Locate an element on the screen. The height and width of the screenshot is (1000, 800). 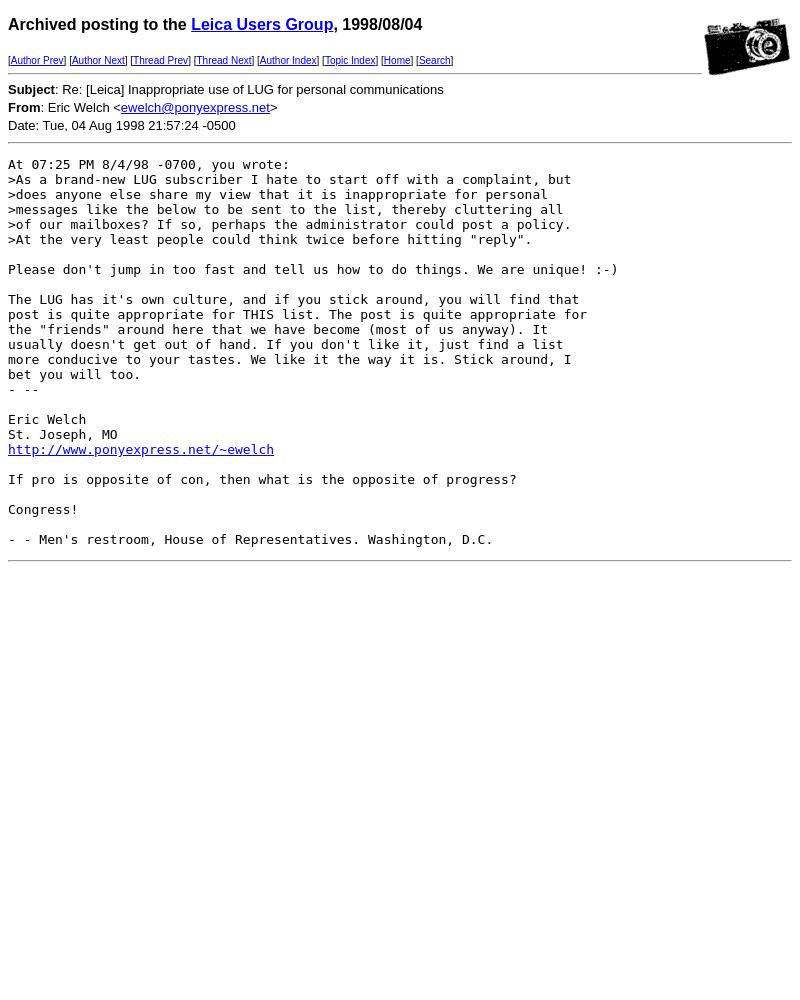
']' is located at coordinates (449, 60).